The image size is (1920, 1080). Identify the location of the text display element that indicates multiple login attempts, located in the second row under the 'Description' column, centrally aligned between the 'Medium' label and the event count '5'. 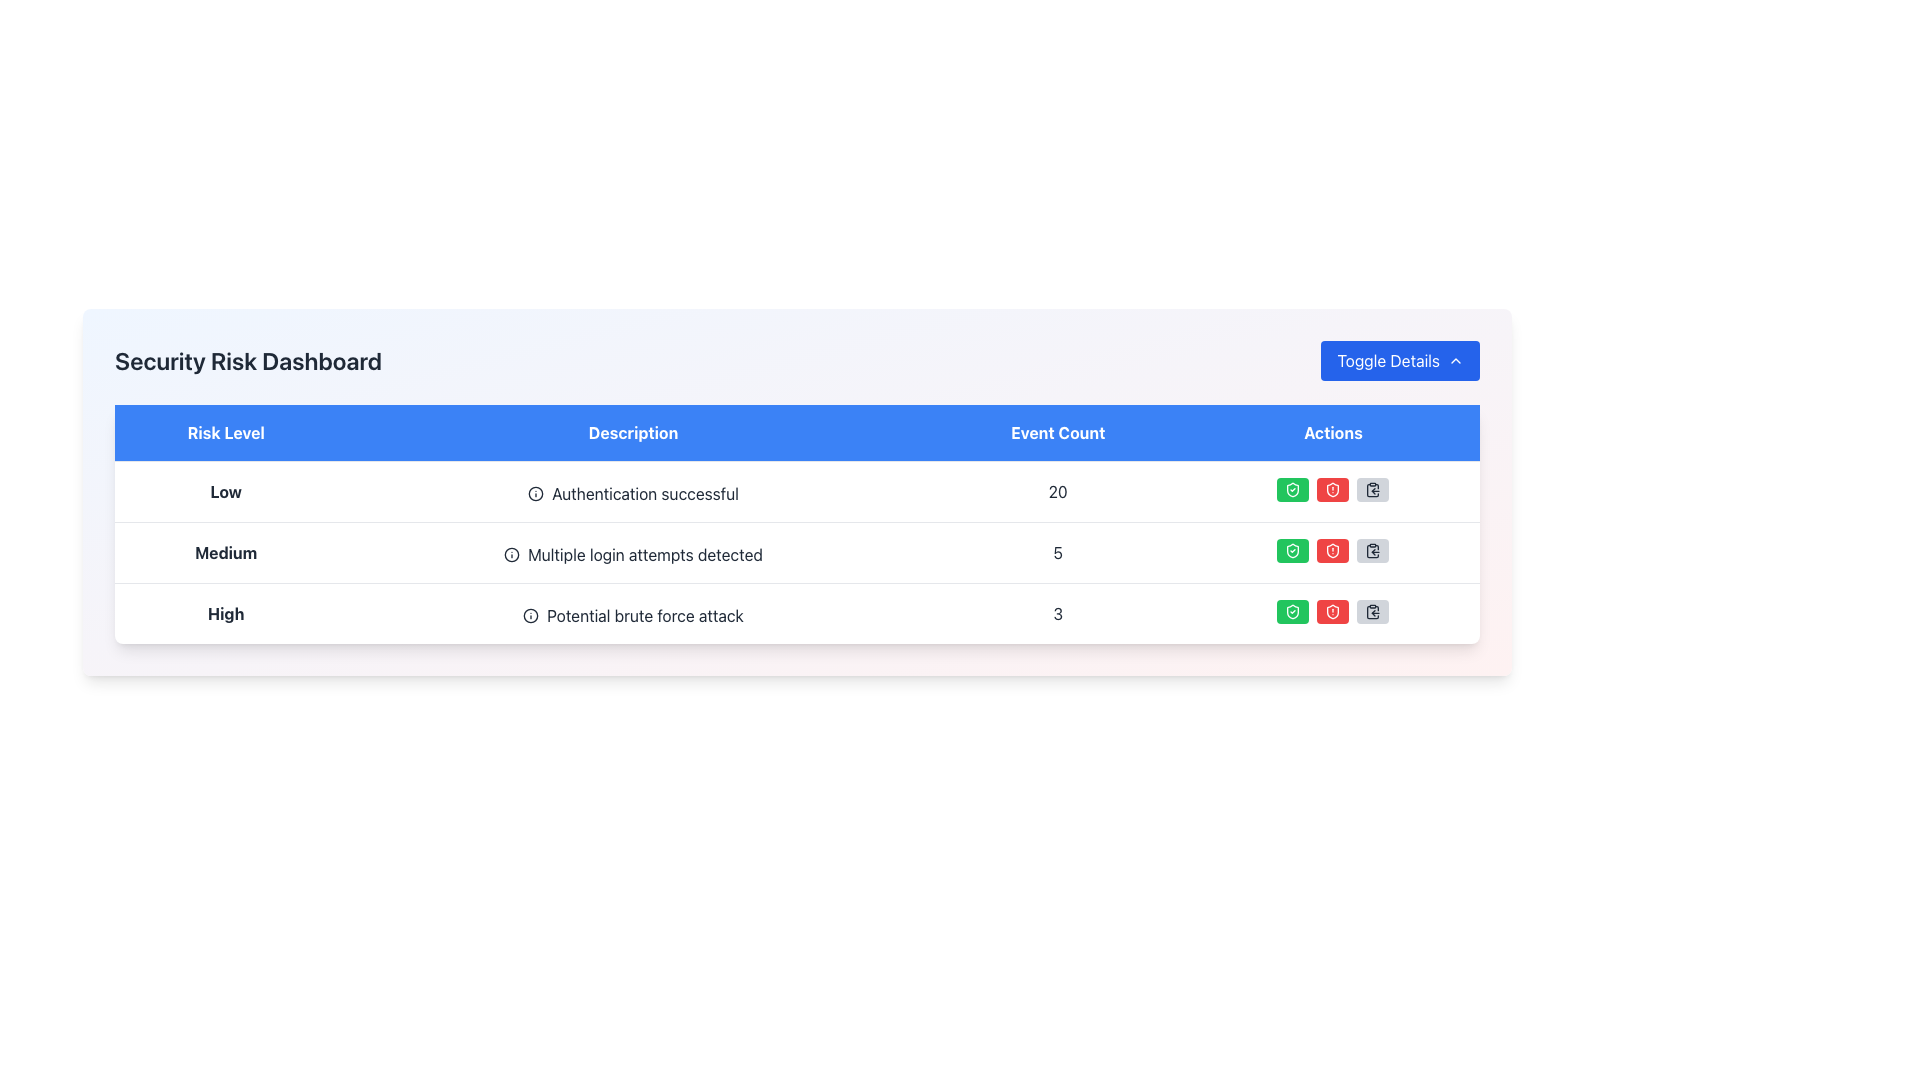
(632, 555).